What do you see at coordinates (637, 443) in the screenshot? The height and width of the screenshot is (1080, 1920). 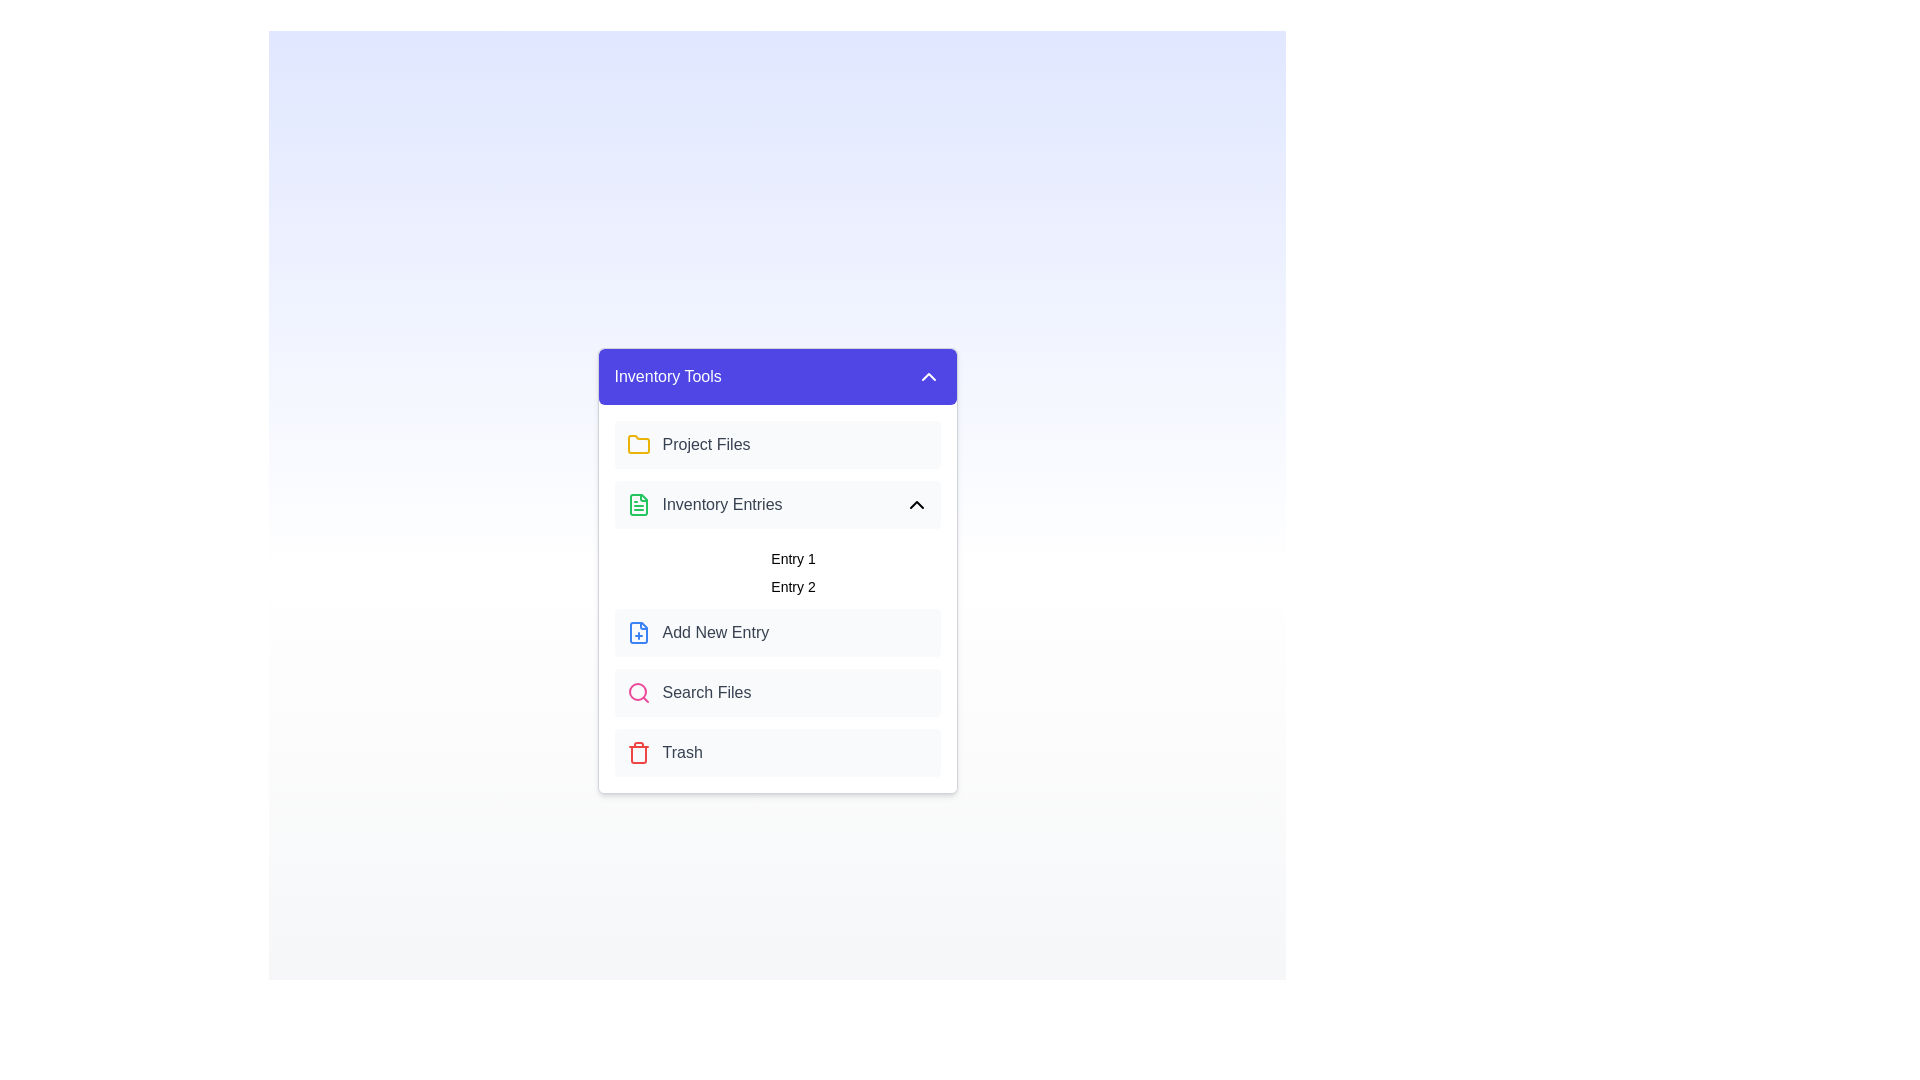 I see `the yellow folder icon with rounded edges, part of the 'Project Files' entry` at bounding box center [637, 443].